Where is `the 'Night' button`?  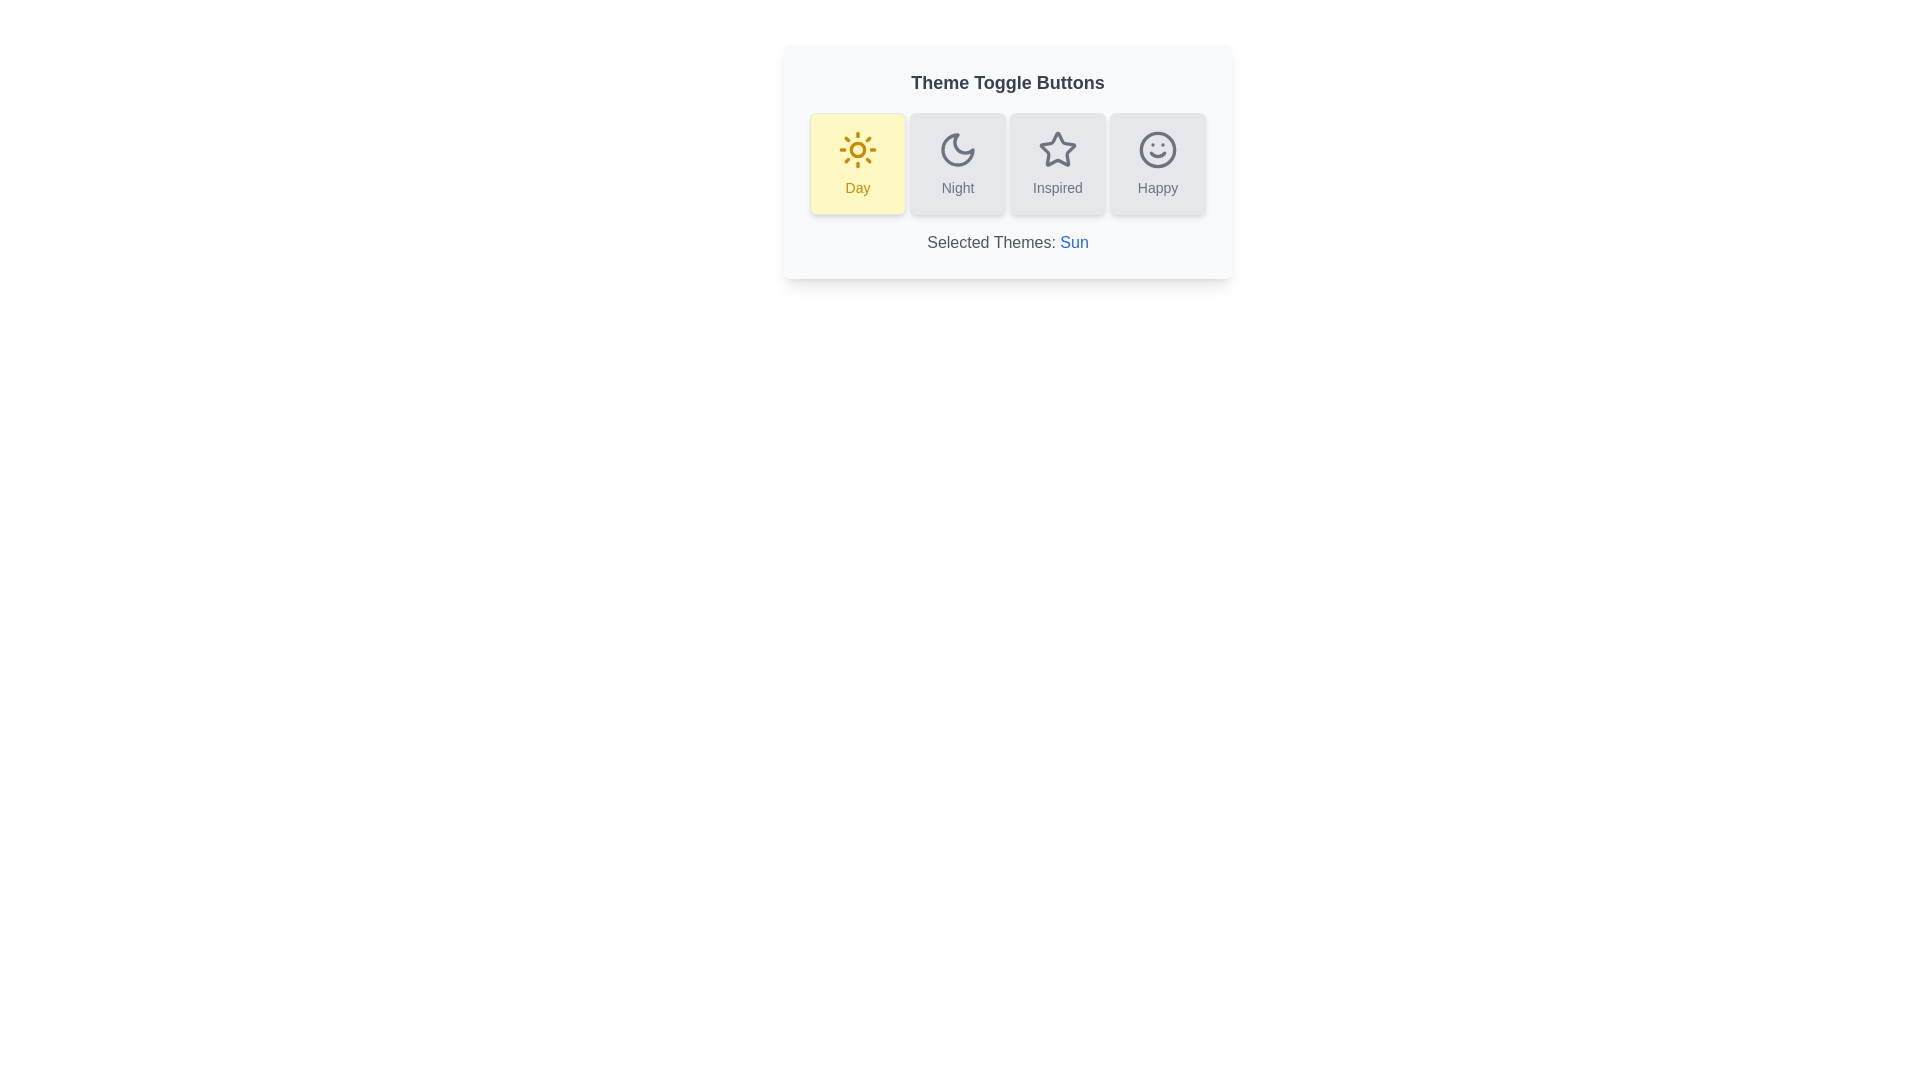
the 'Night' button is located at coordinates (957, 163).